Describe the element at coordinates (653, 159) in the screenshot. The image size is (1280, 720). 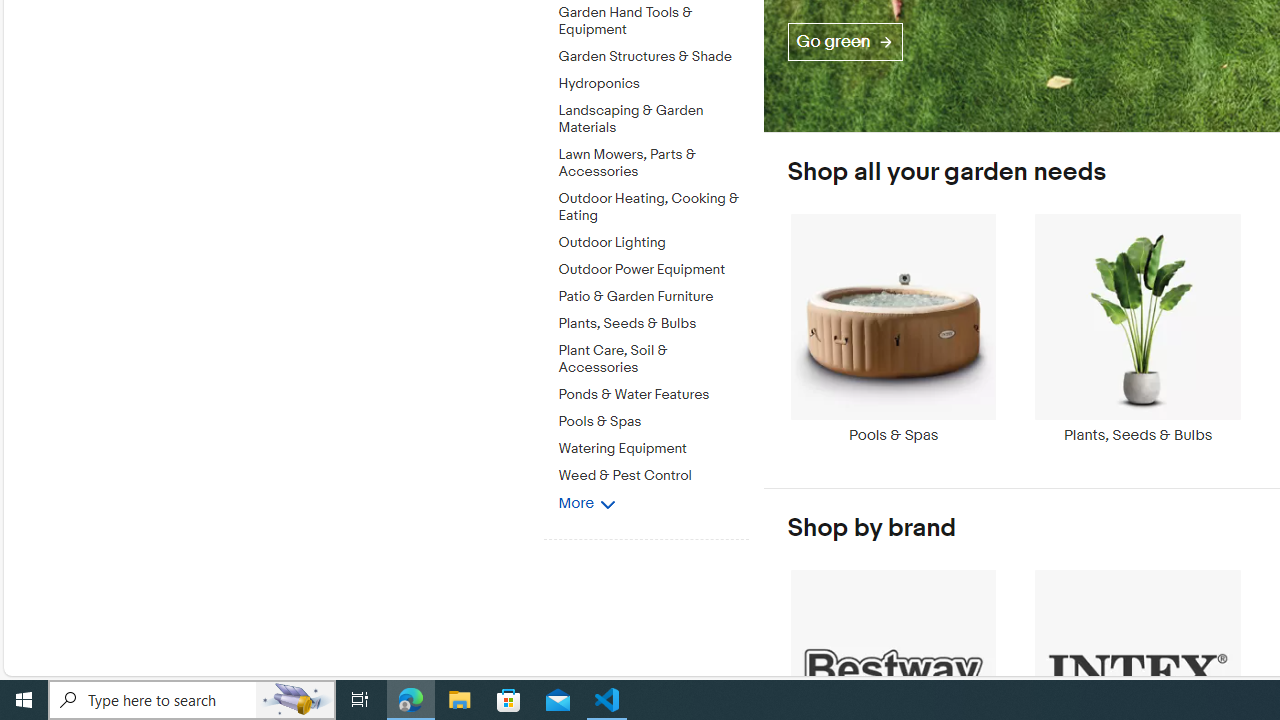
I see `'Lawn Mowers, Parts & Accessories'` at that location.